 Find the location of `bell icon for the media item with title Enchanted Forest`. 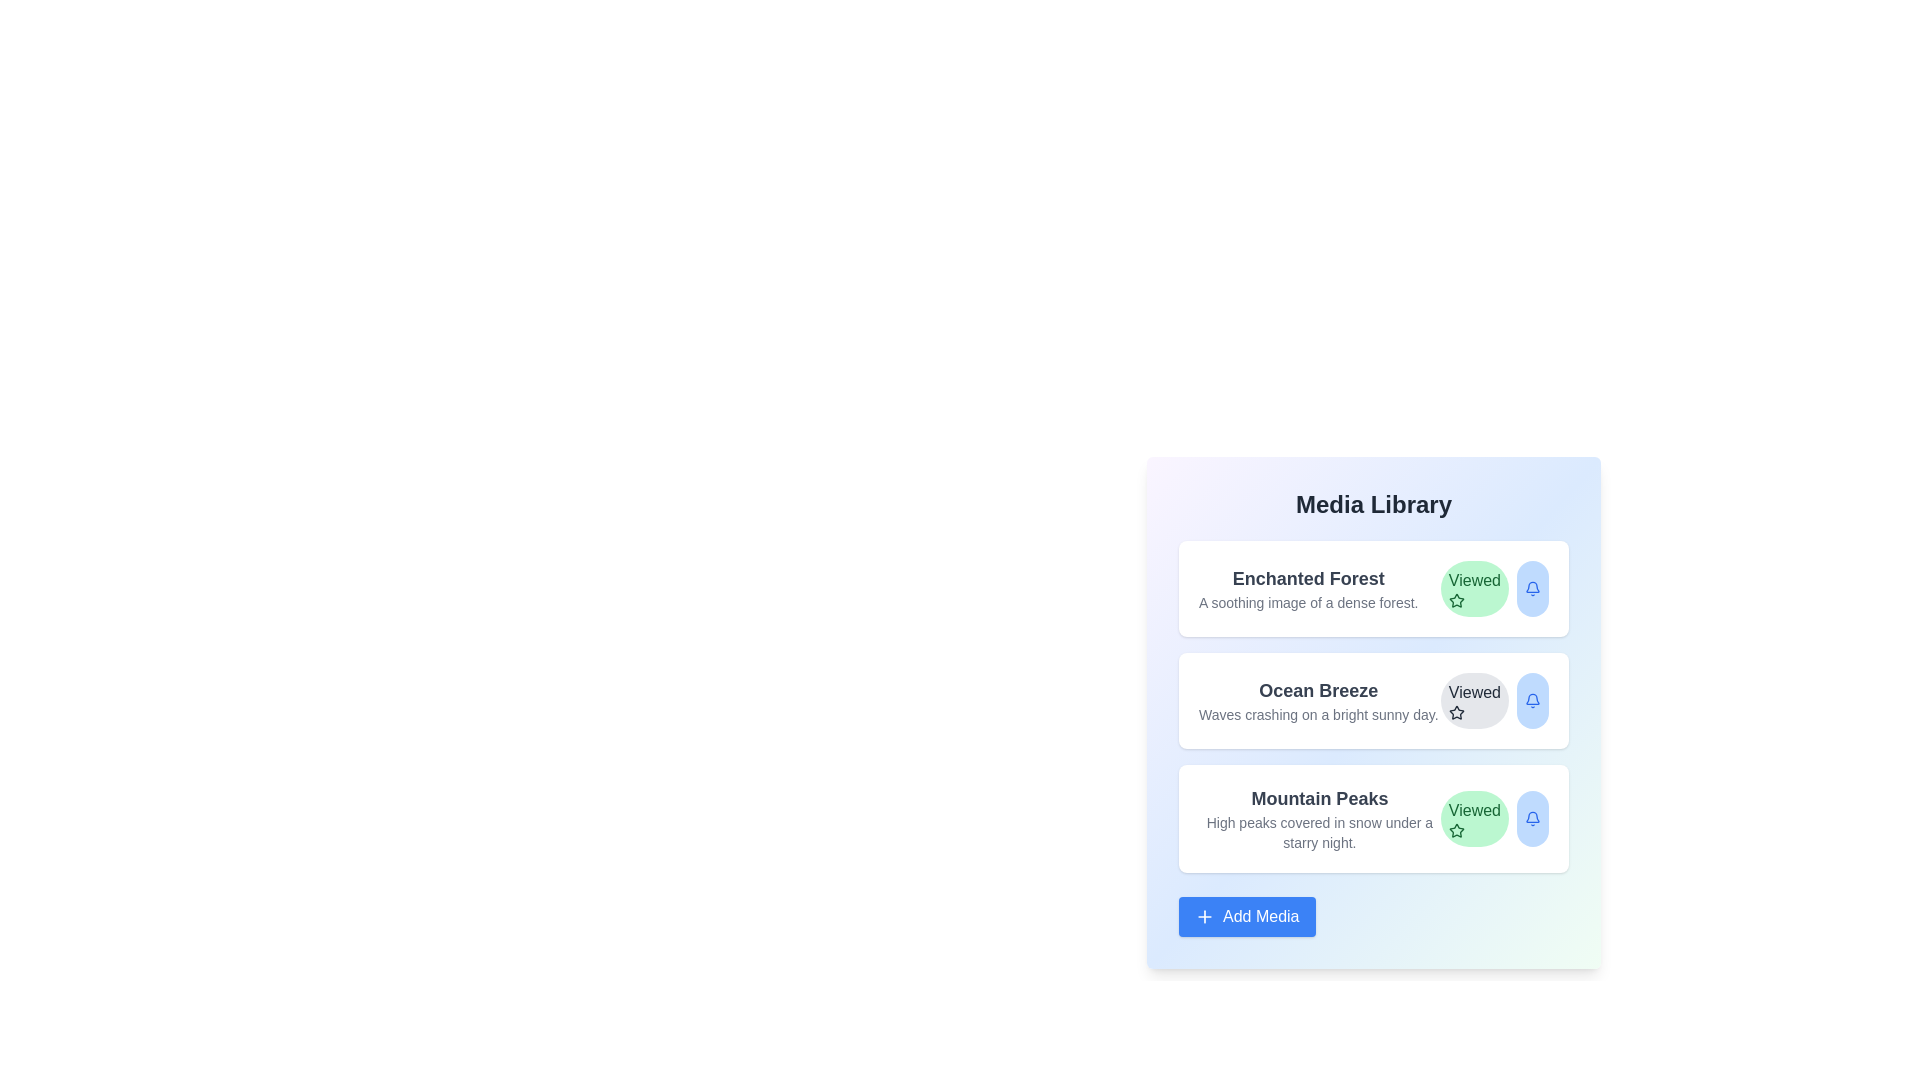

bell icon for the media item with title Enchanted Forest is located at coordinates (1531, 588).